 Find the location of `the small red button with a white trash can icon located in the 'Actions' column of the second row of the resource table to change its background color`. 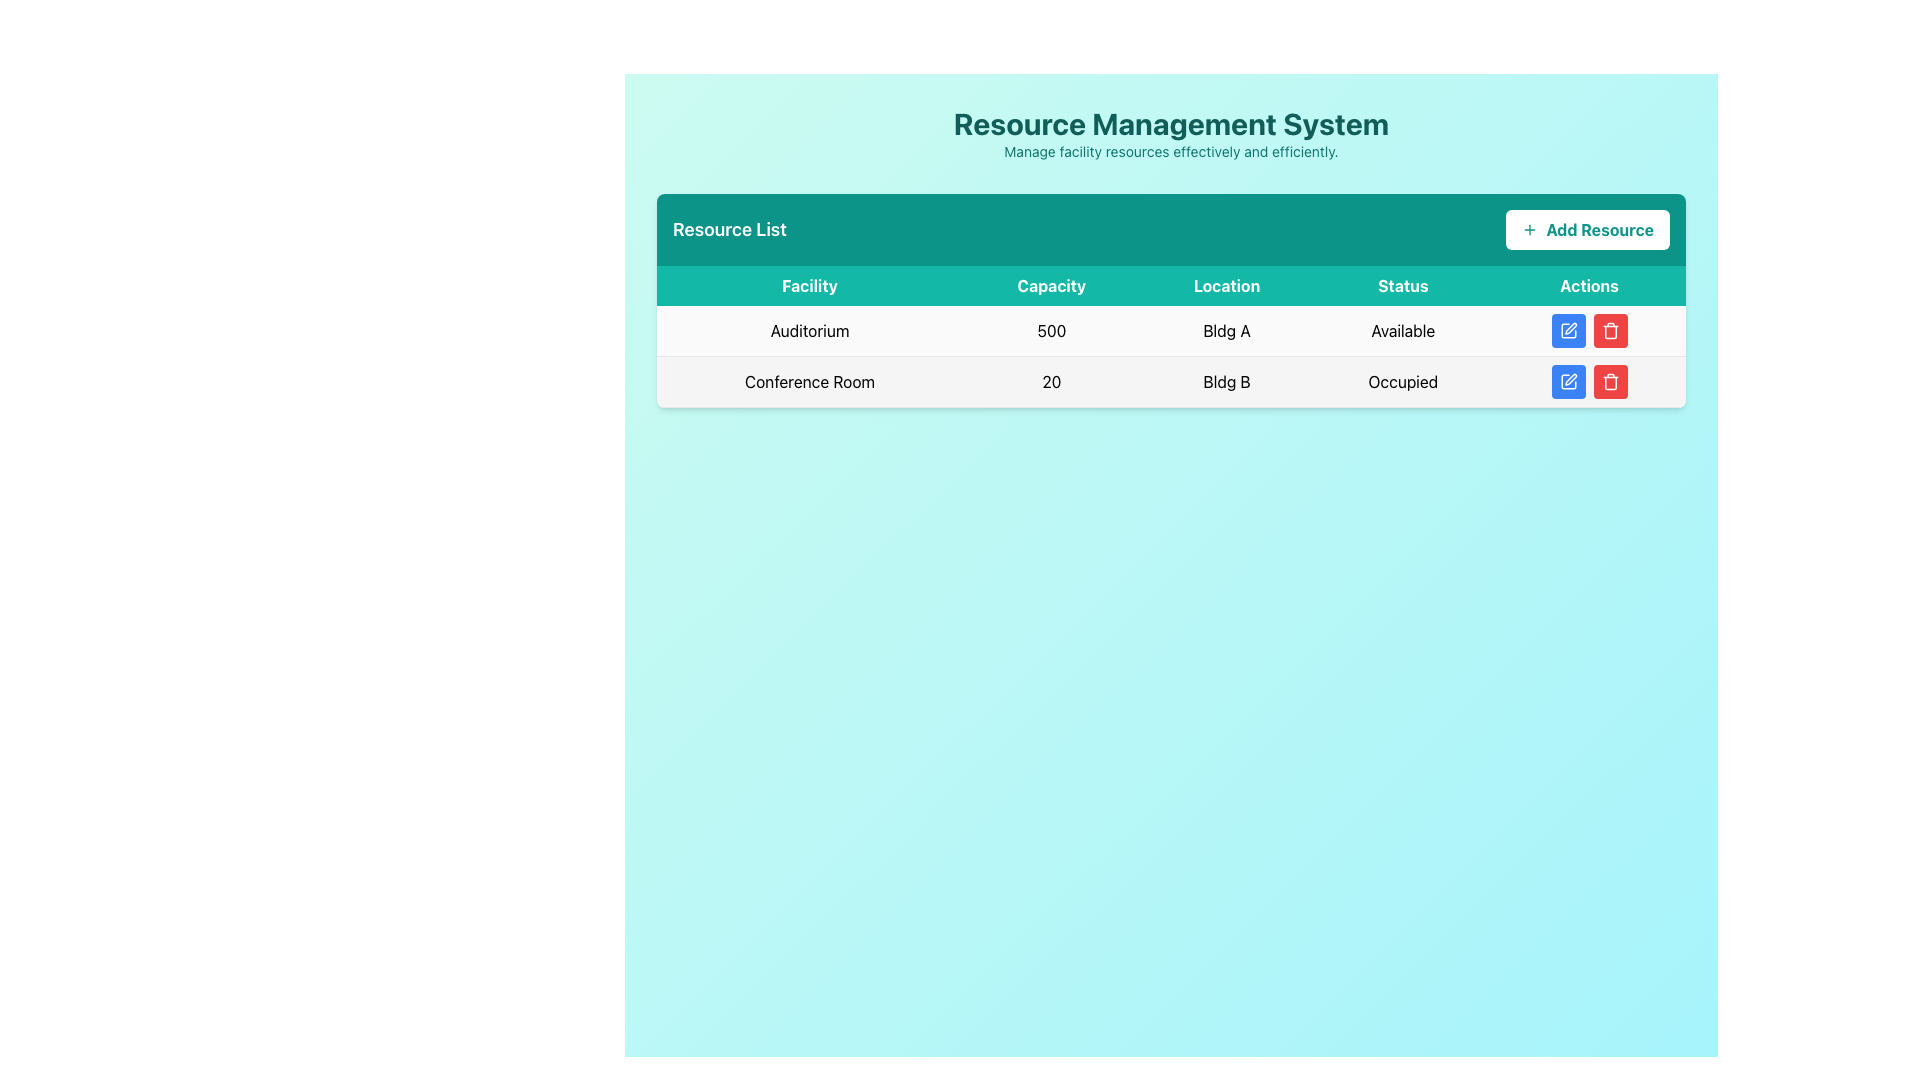

the small red button with a white trash can icon located in the 'Actions' column of the second row of the resource table to change its background color is located at coordinates (1610, 381).